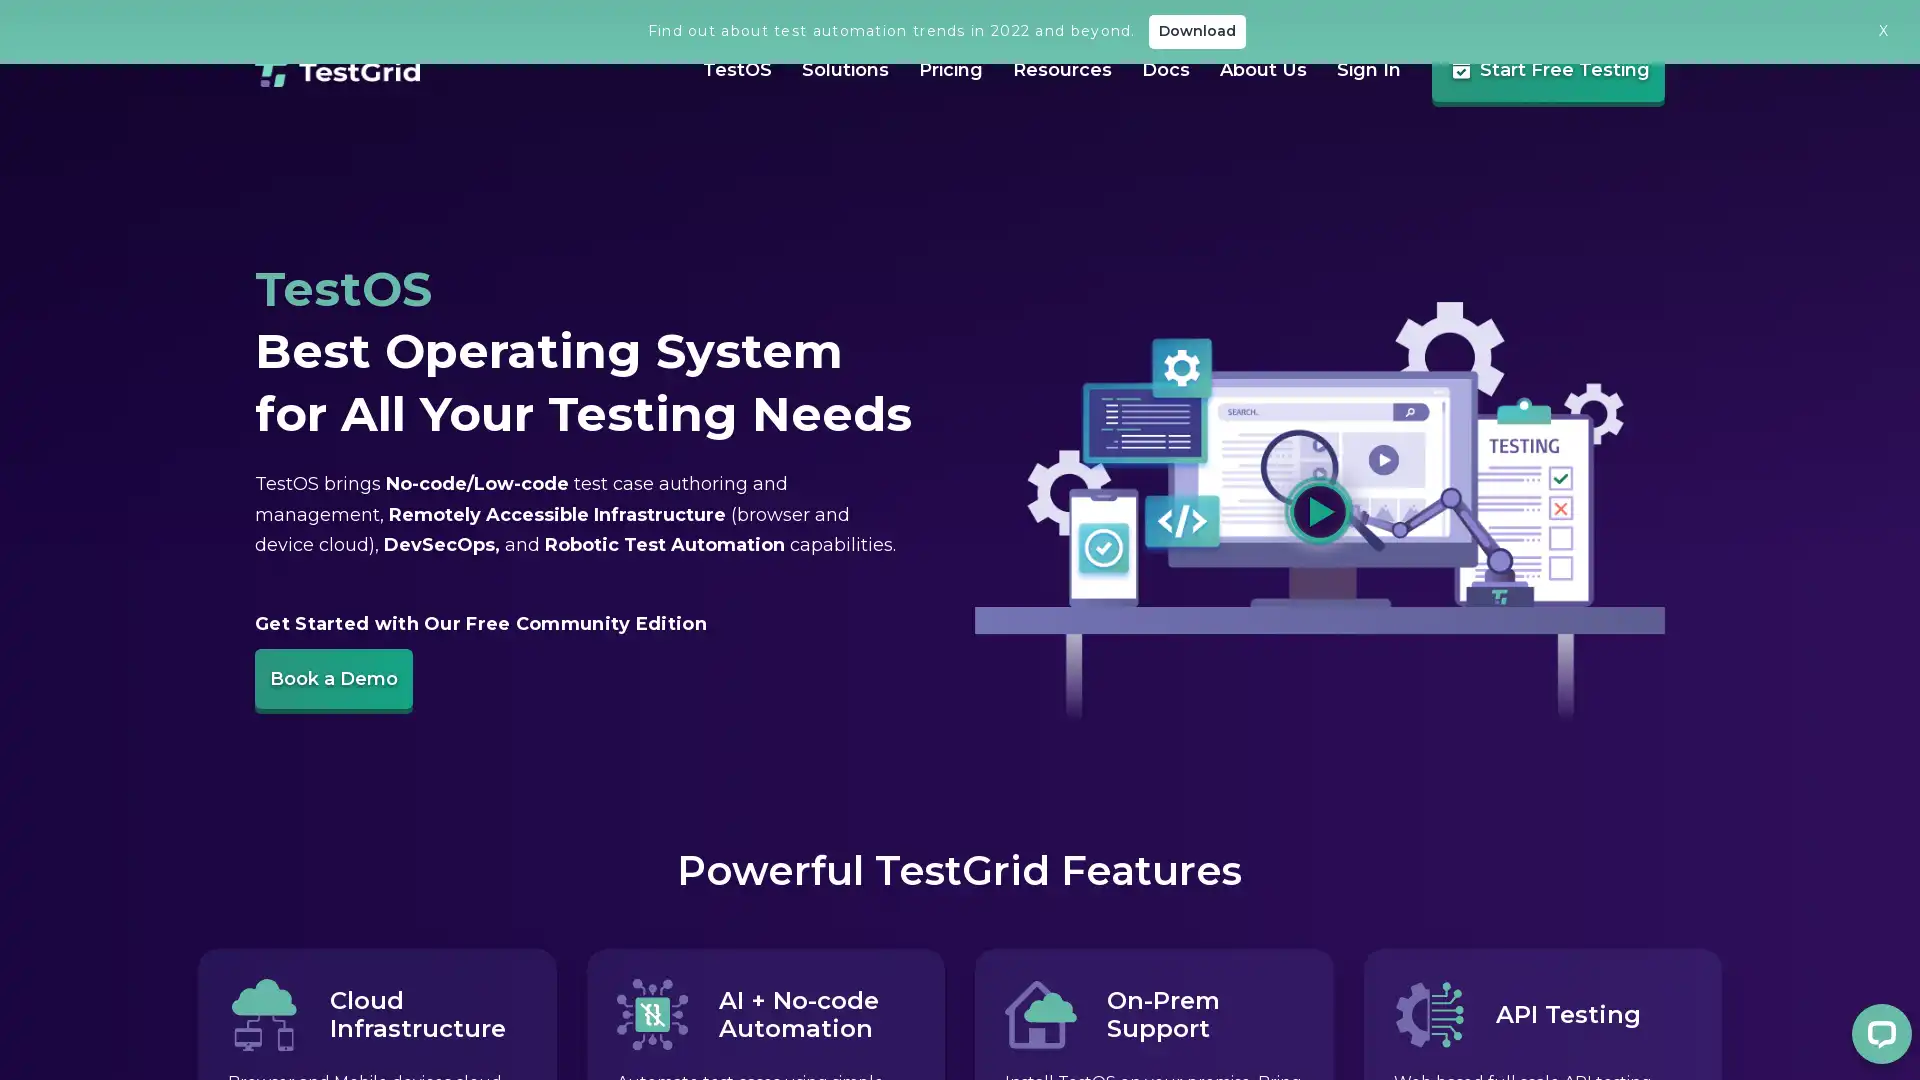 The image size is (1920, 1080). What do you see at coordinates (1145, 127) in the screenshot?
I see `Docs` at bounding box center [1145, 127].